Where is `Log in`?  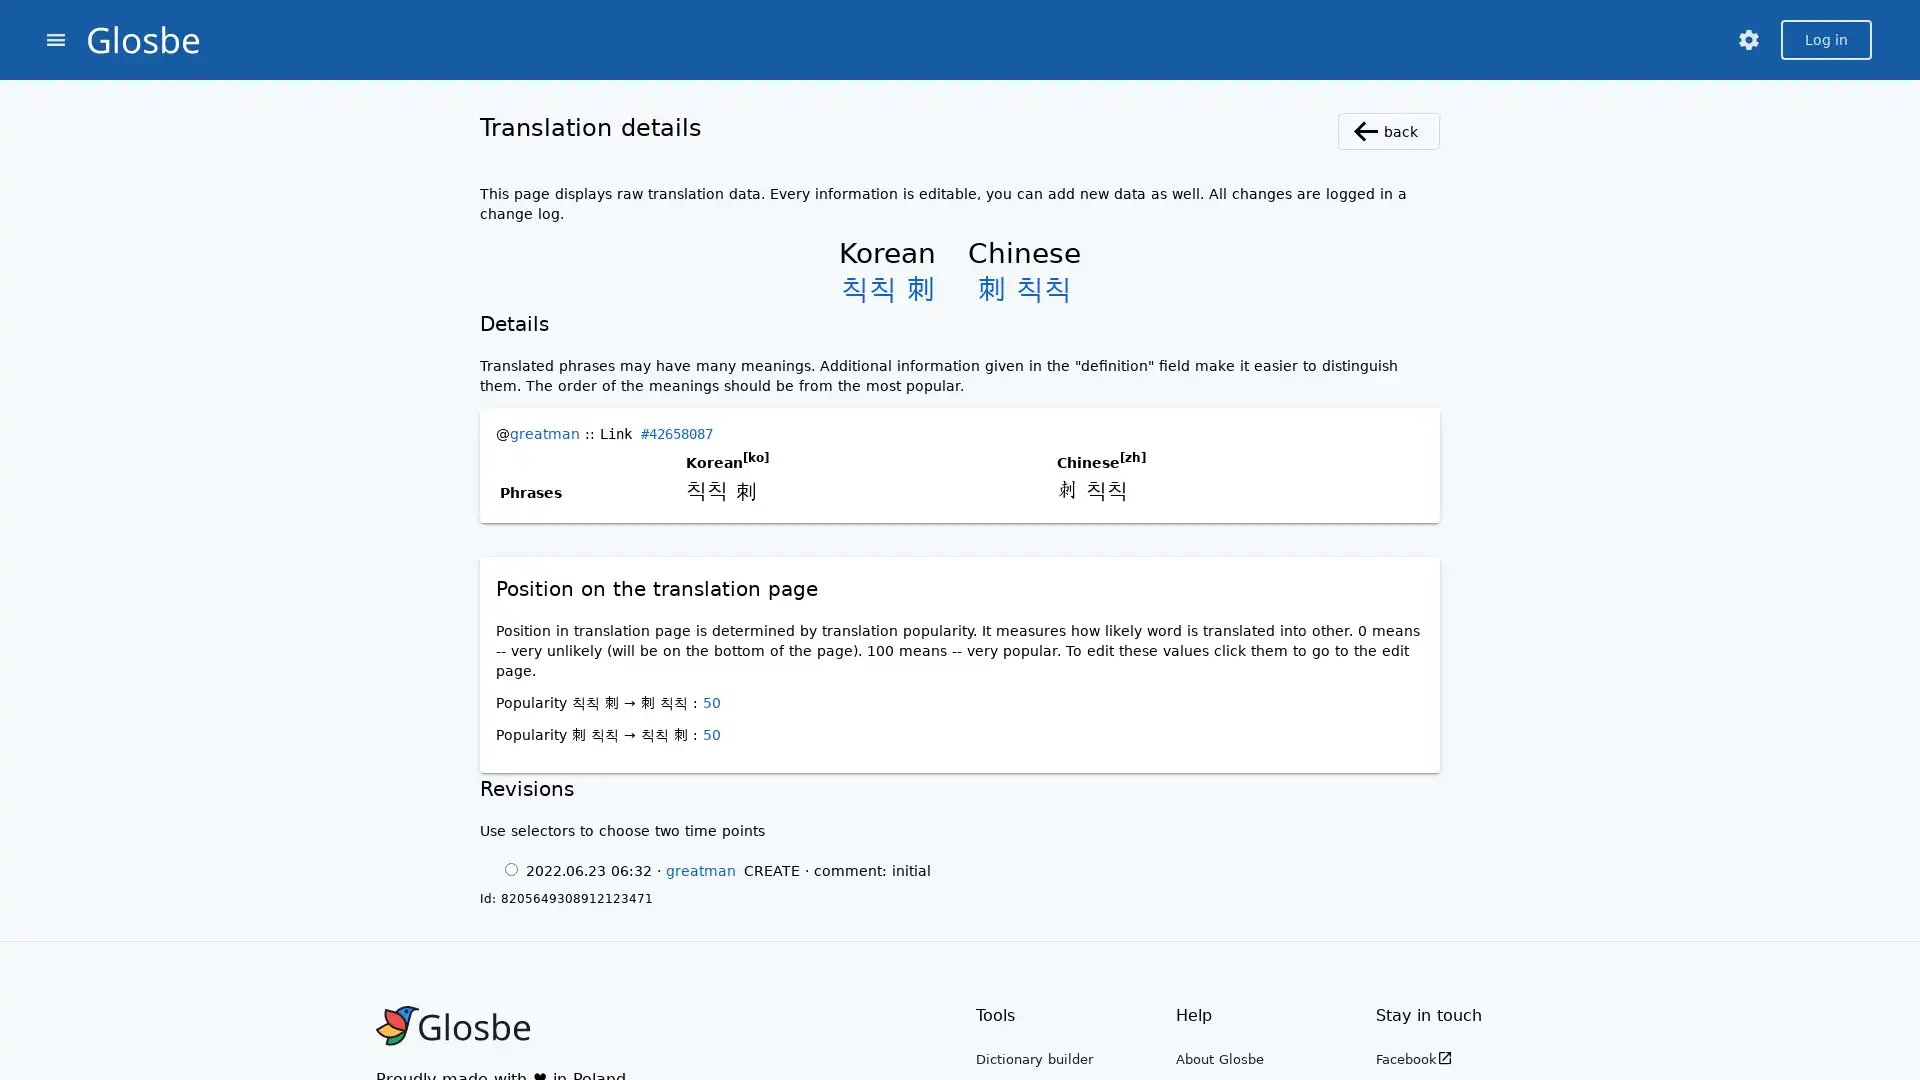 Log in is located at coordinates (1826, 39).